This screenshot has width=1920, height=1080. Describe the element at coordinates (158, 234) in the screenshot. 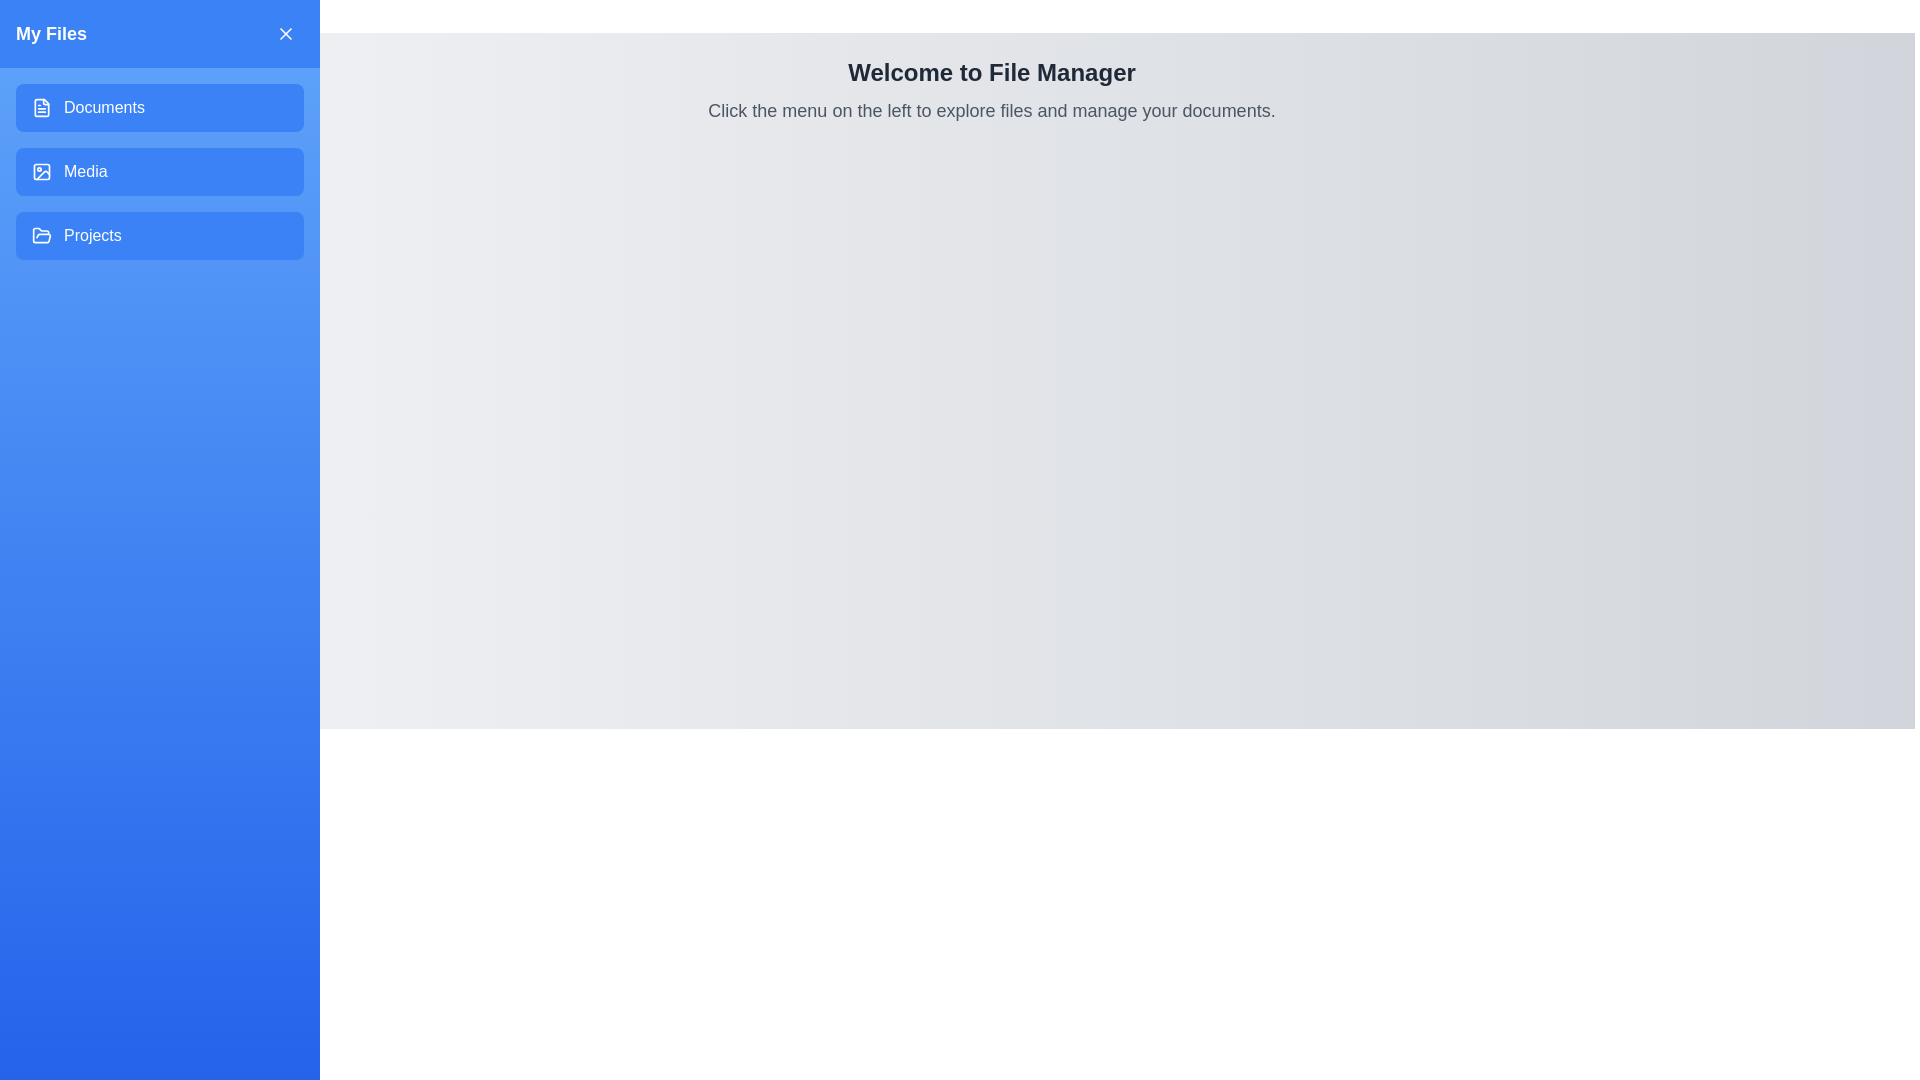

I see `the Projects category item in the FileManagerDrawer` at that location.